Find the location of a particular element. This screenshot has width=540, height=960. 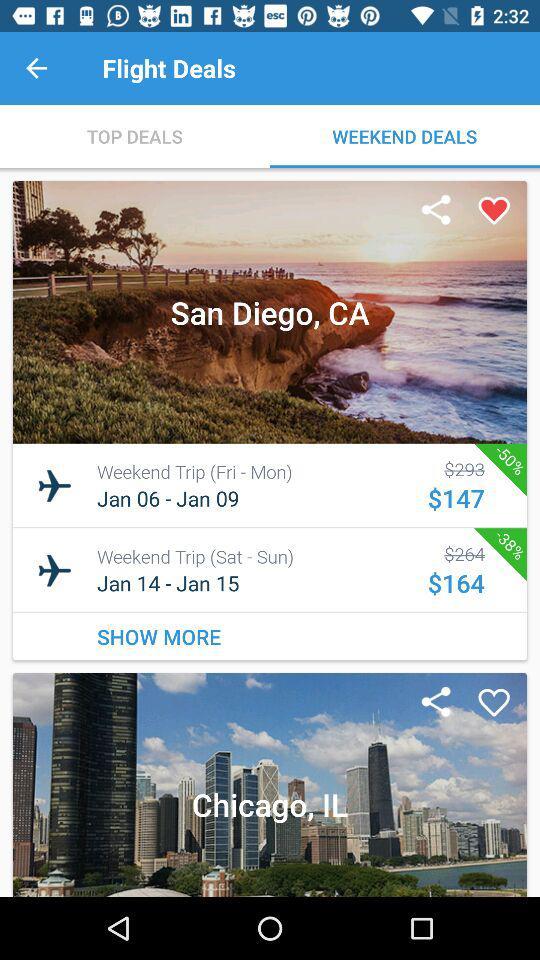

the content with san diego ca is located at coordinates (270, 419).